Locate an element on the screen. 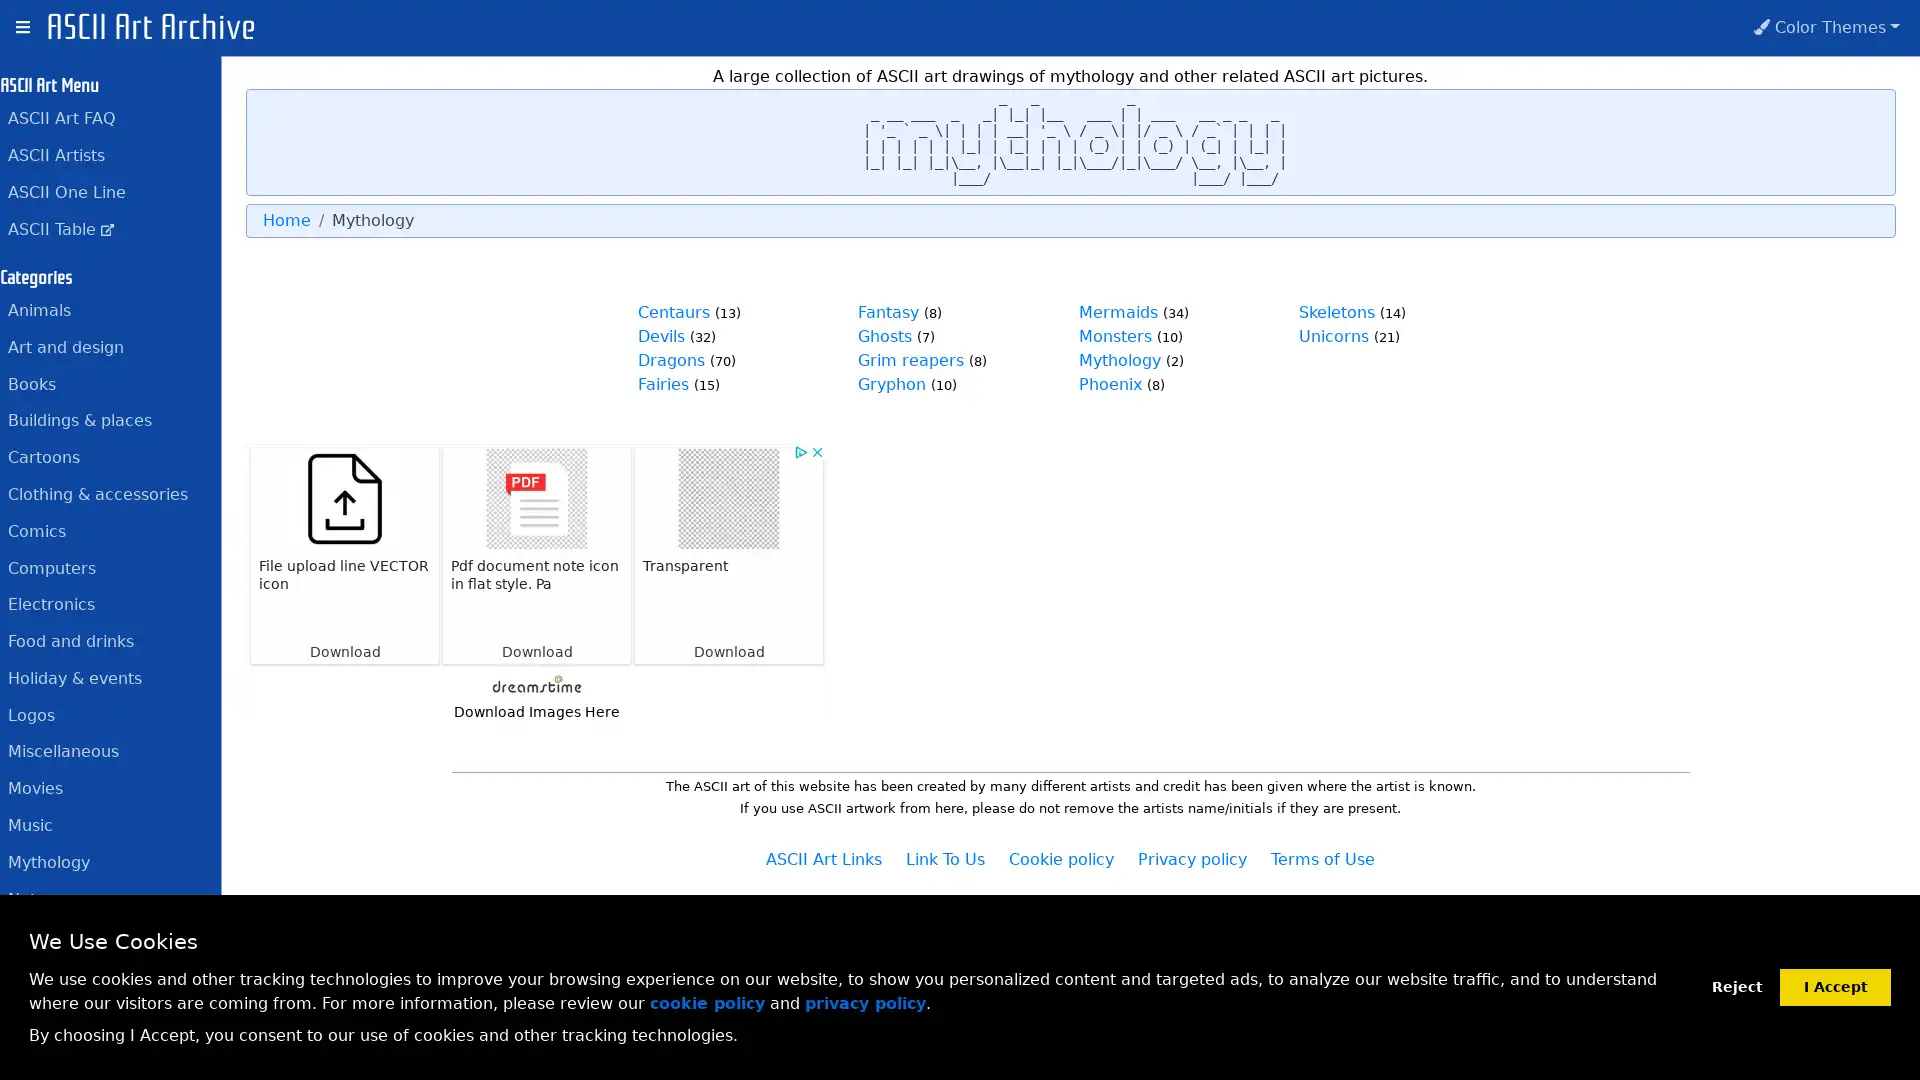 Image resolution: width=1920 pixels, height=1080 pixels. I Accept is located at coordinates (1835, 985).